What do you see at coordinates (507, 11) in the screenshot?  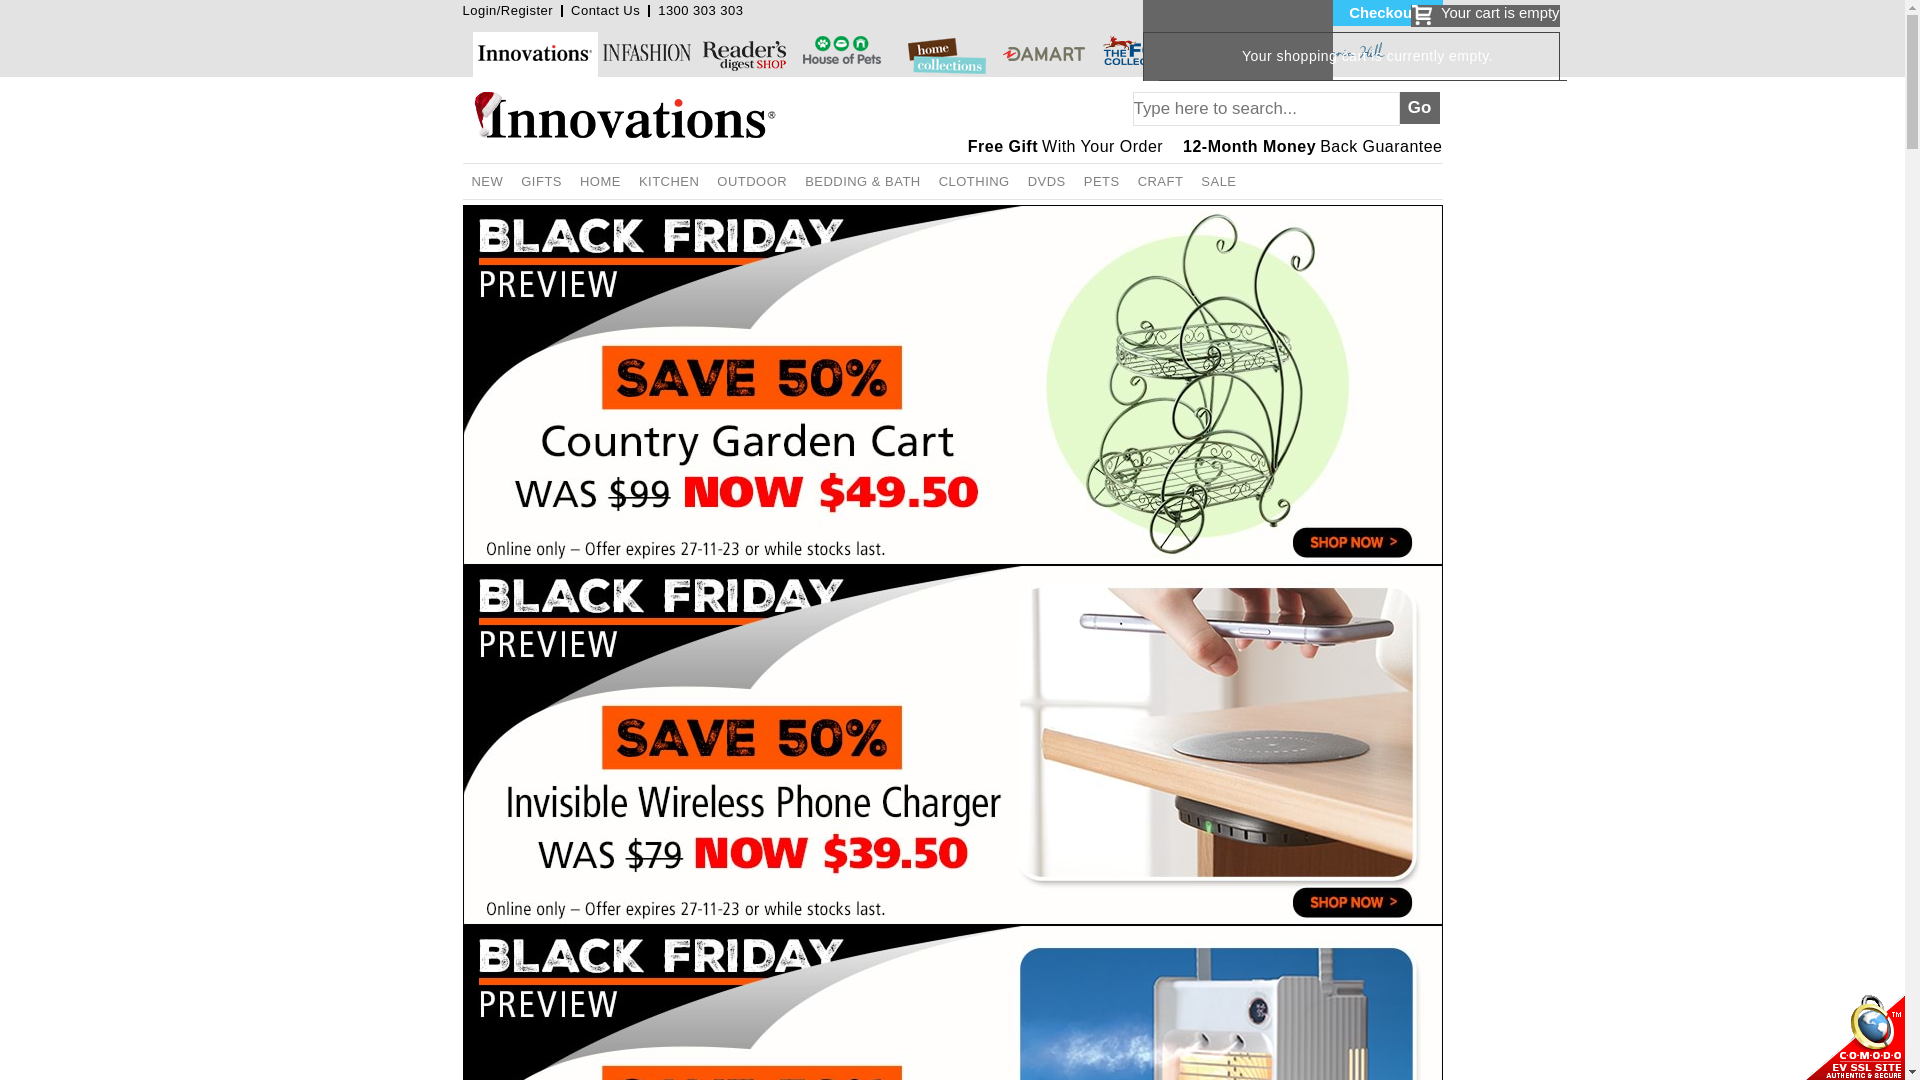 I see `'Login/Register'` at bounding box center [507, 11].